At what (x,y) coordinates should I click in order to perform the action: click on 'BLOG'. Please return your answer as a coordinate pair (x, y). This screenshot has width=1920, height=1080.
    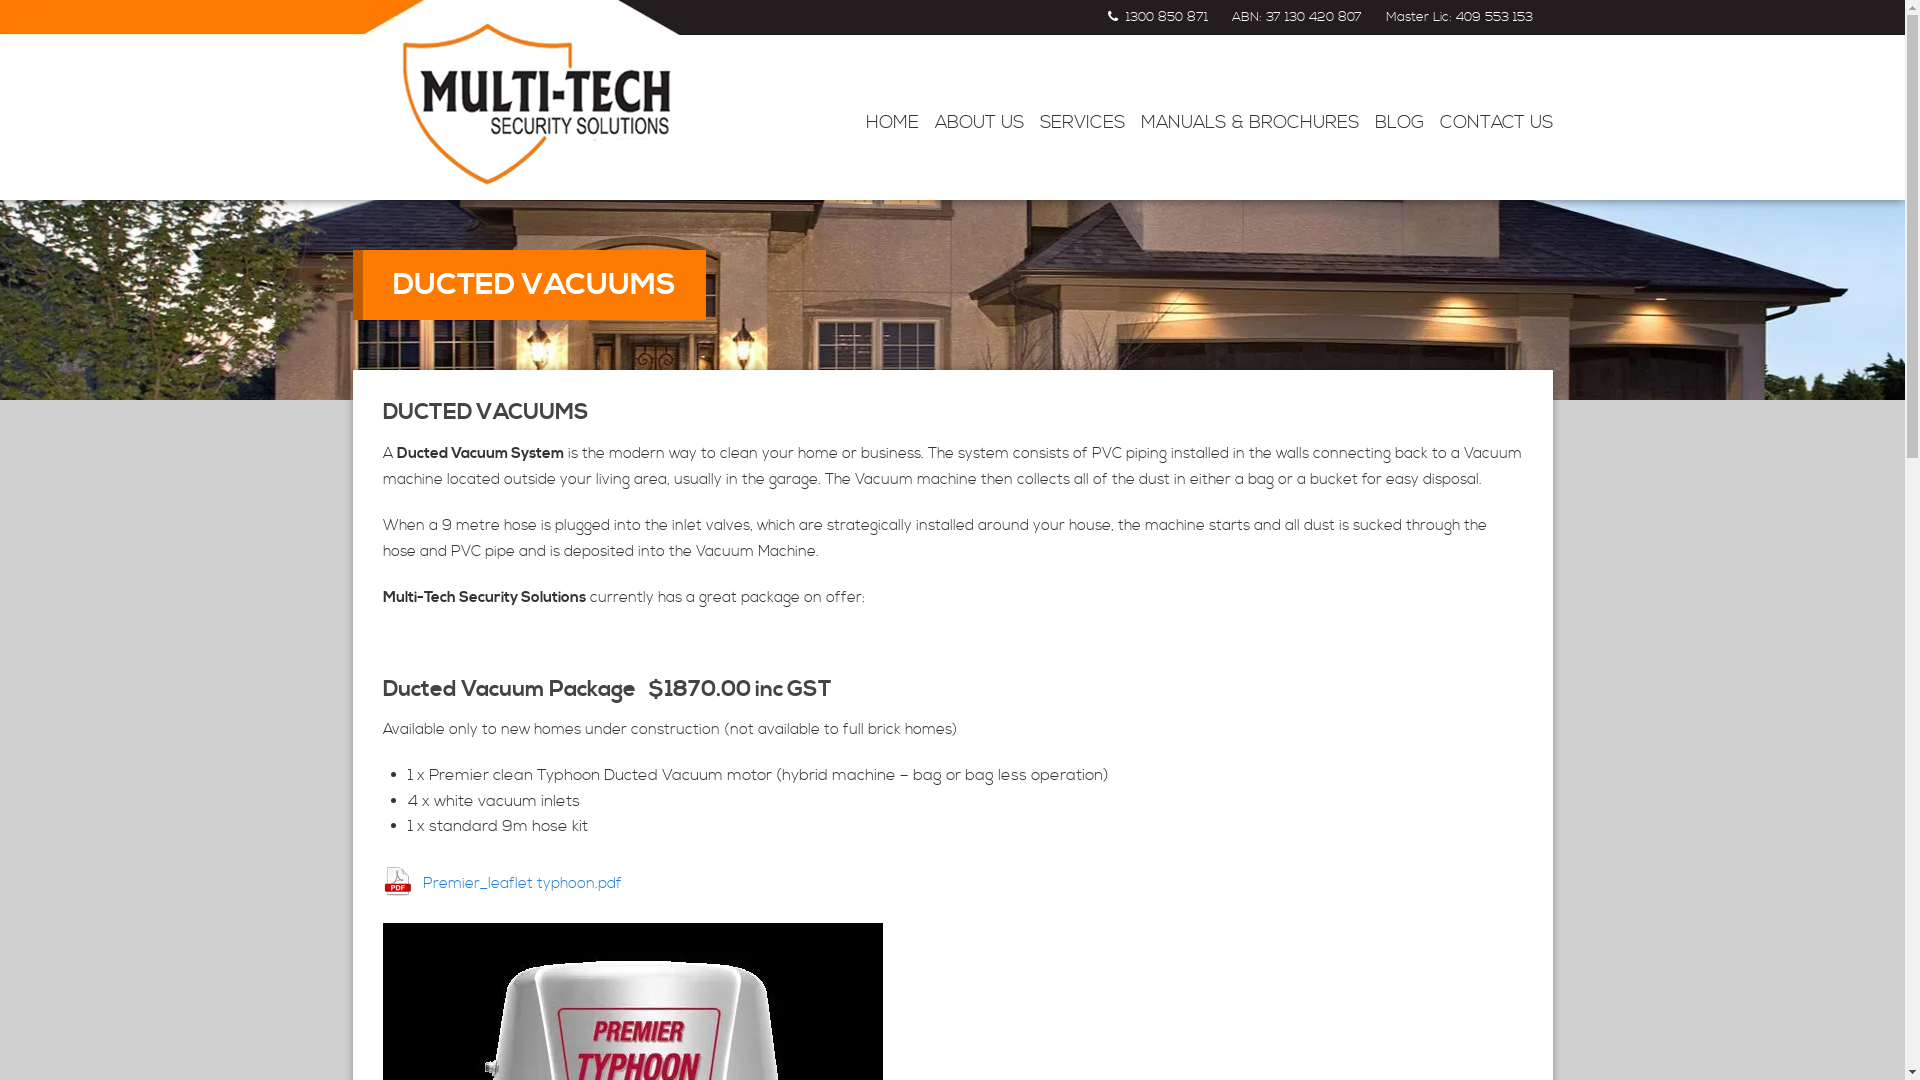
    Looking at the image, I should click on (1397, 122).